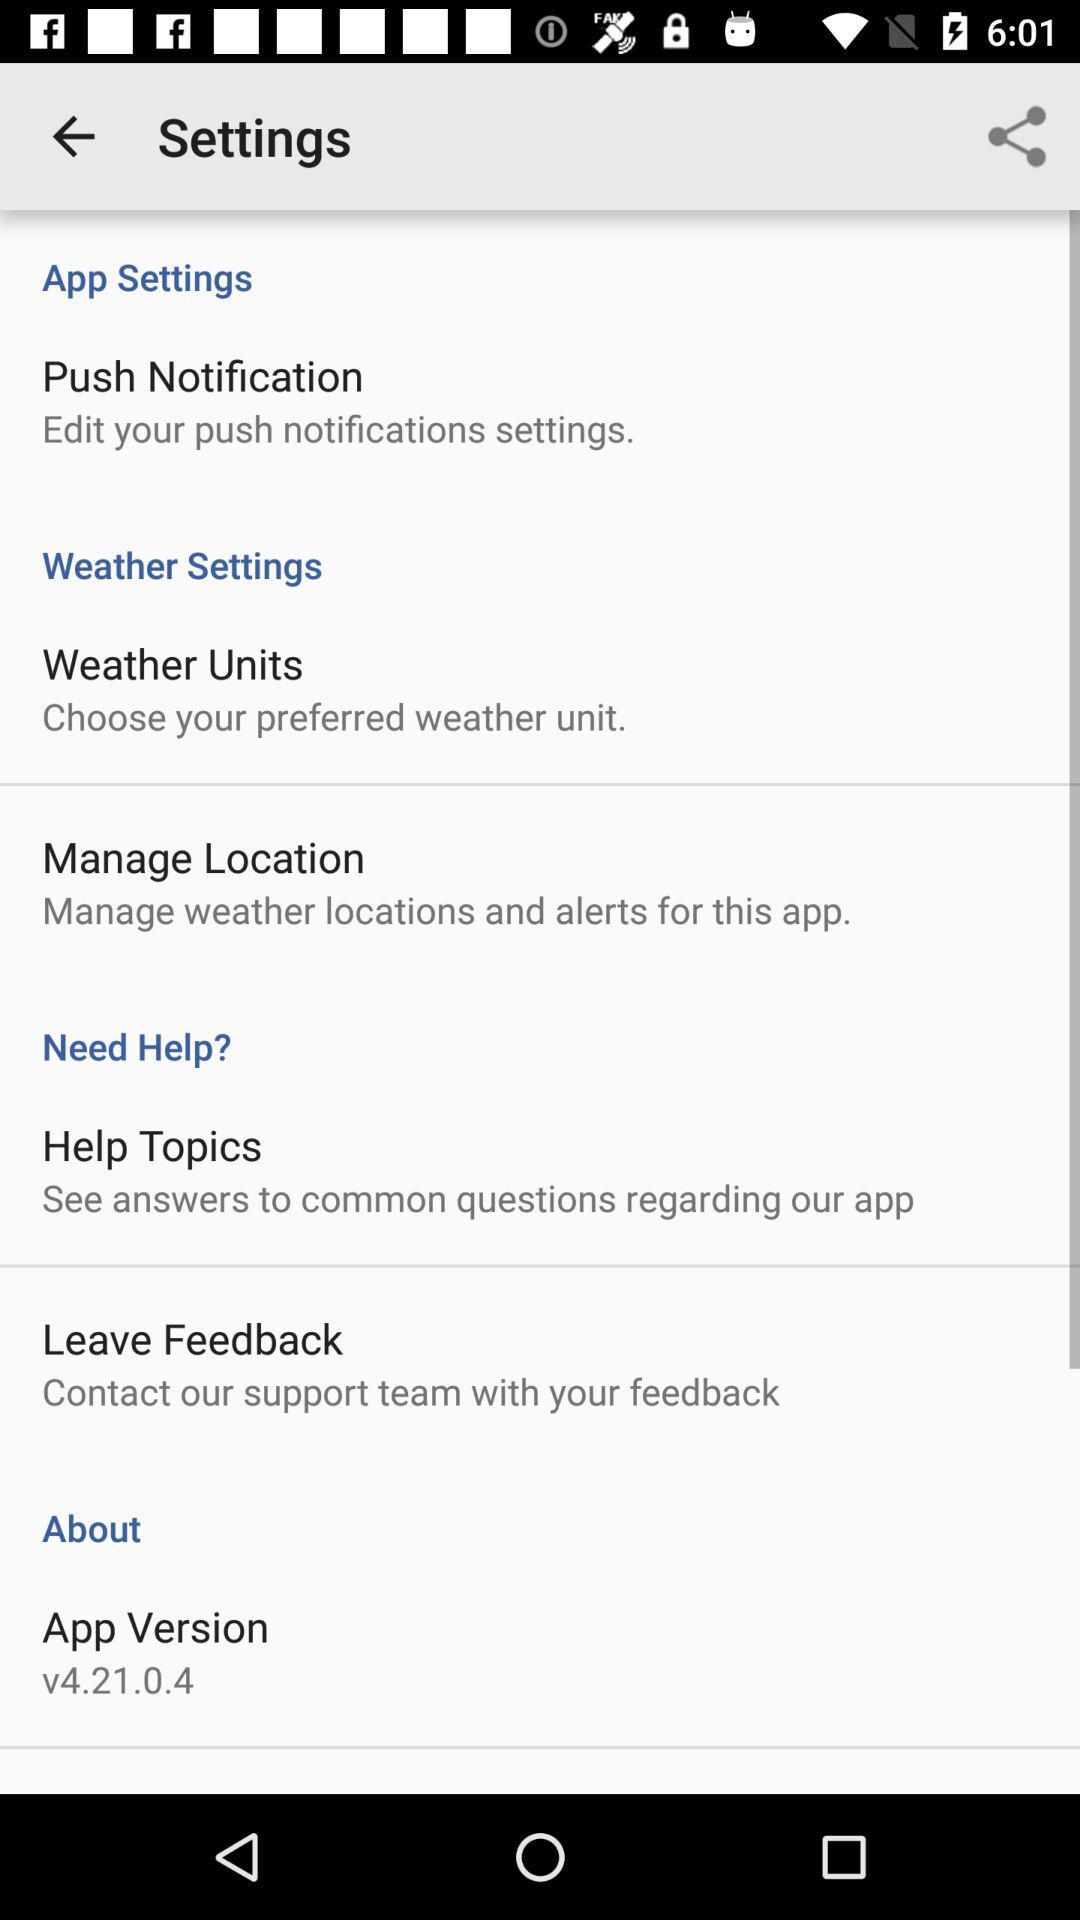  What do you see at coordinates (203, 856) in the screenshot?
I see `icon above manage weather locations item` at bounding box center [203, 856].